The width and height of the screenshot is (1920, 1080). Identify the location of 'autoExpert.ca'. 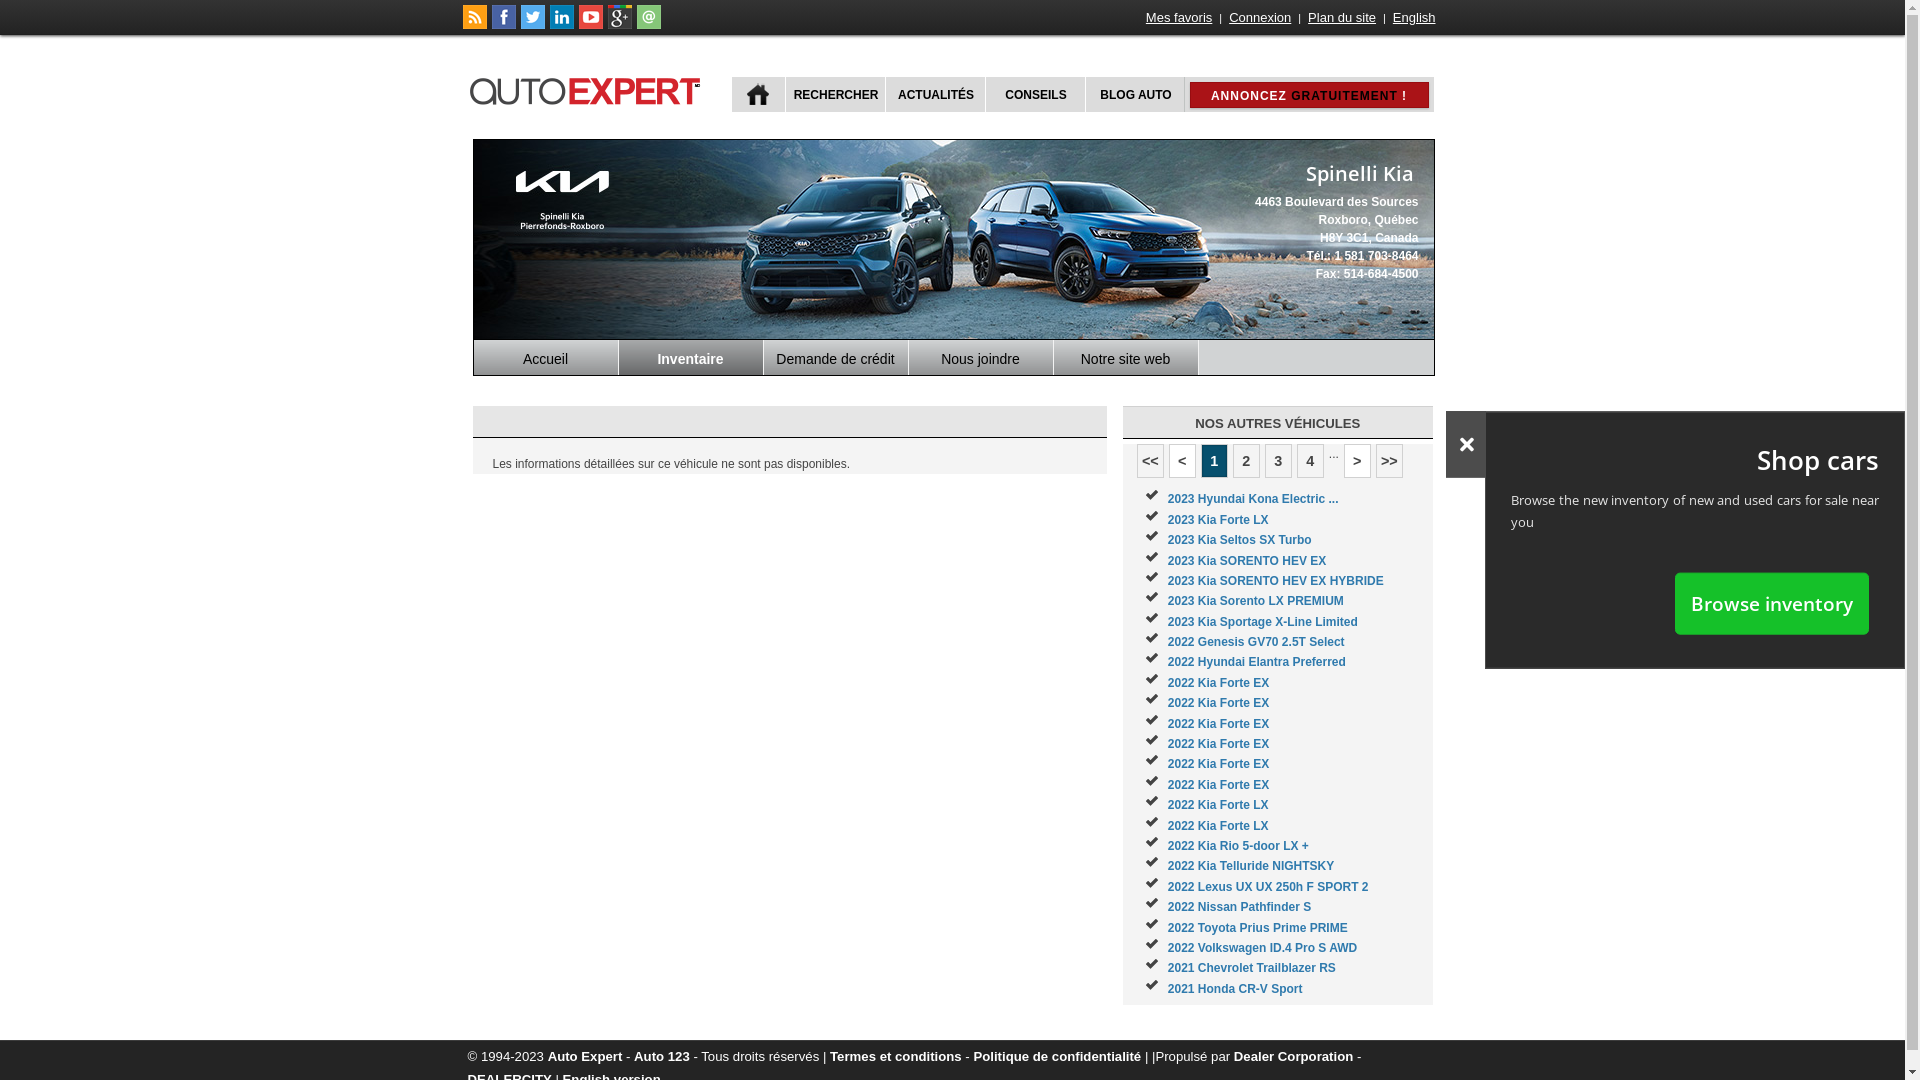
(466, 87).